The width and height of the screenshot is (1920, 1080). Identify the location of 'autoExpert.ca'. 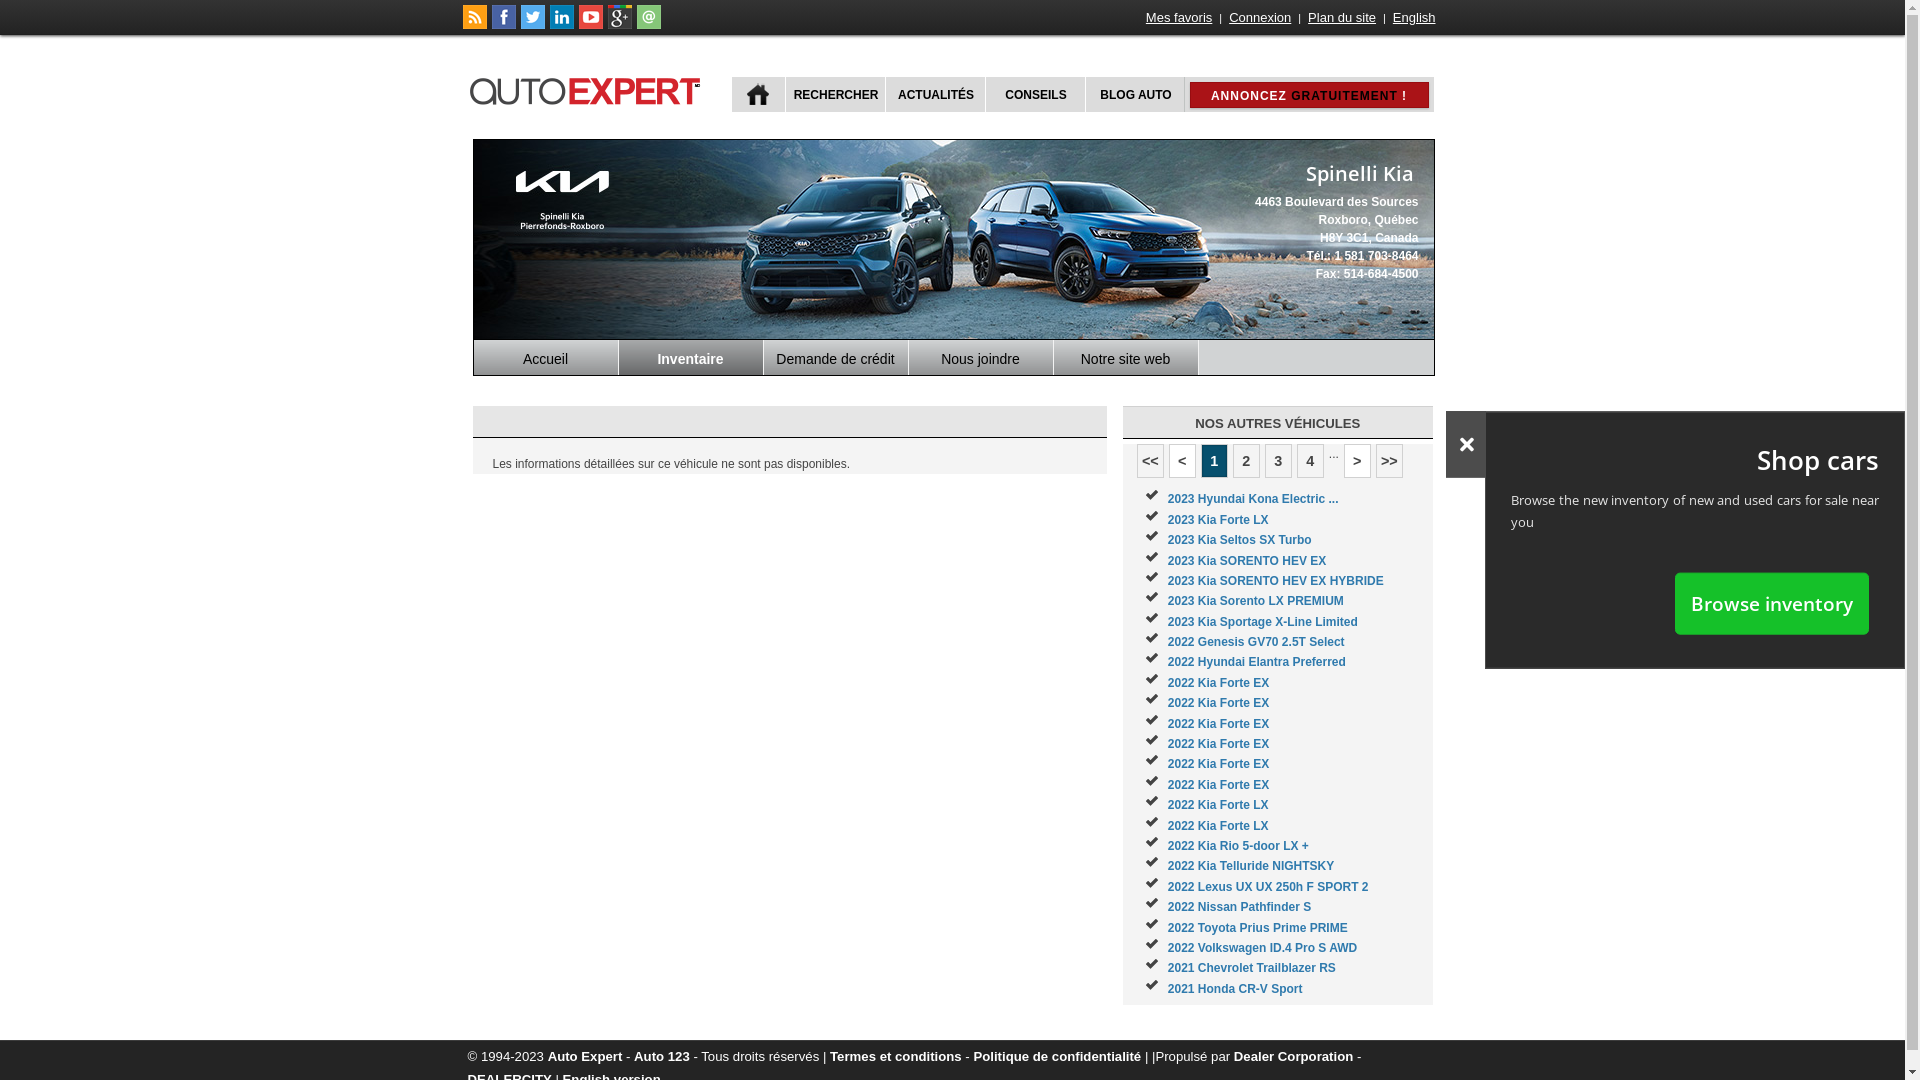
(466, 87).